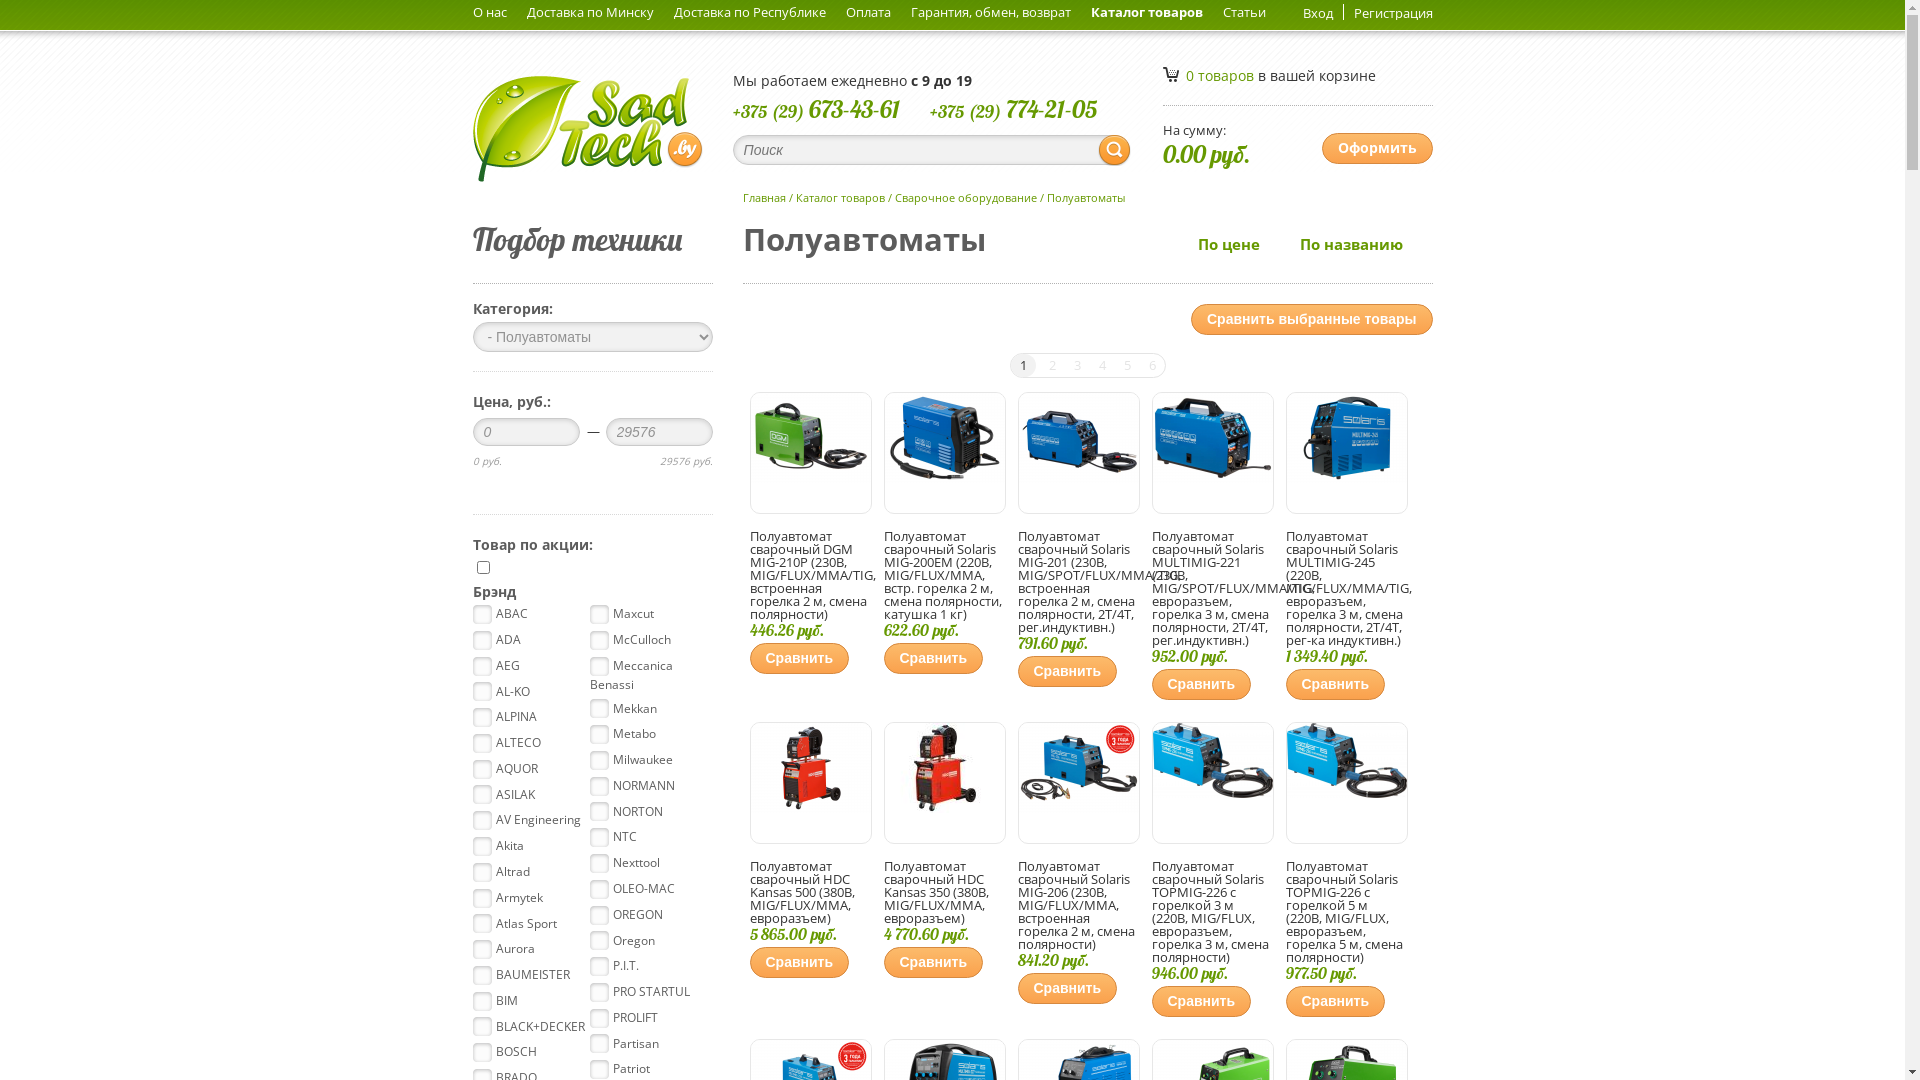 The image size is (1920, 1080). What do you see at coordinates (1075, 365) in the screenshot?
I see `'3'` at bounding box center [1075, 365].